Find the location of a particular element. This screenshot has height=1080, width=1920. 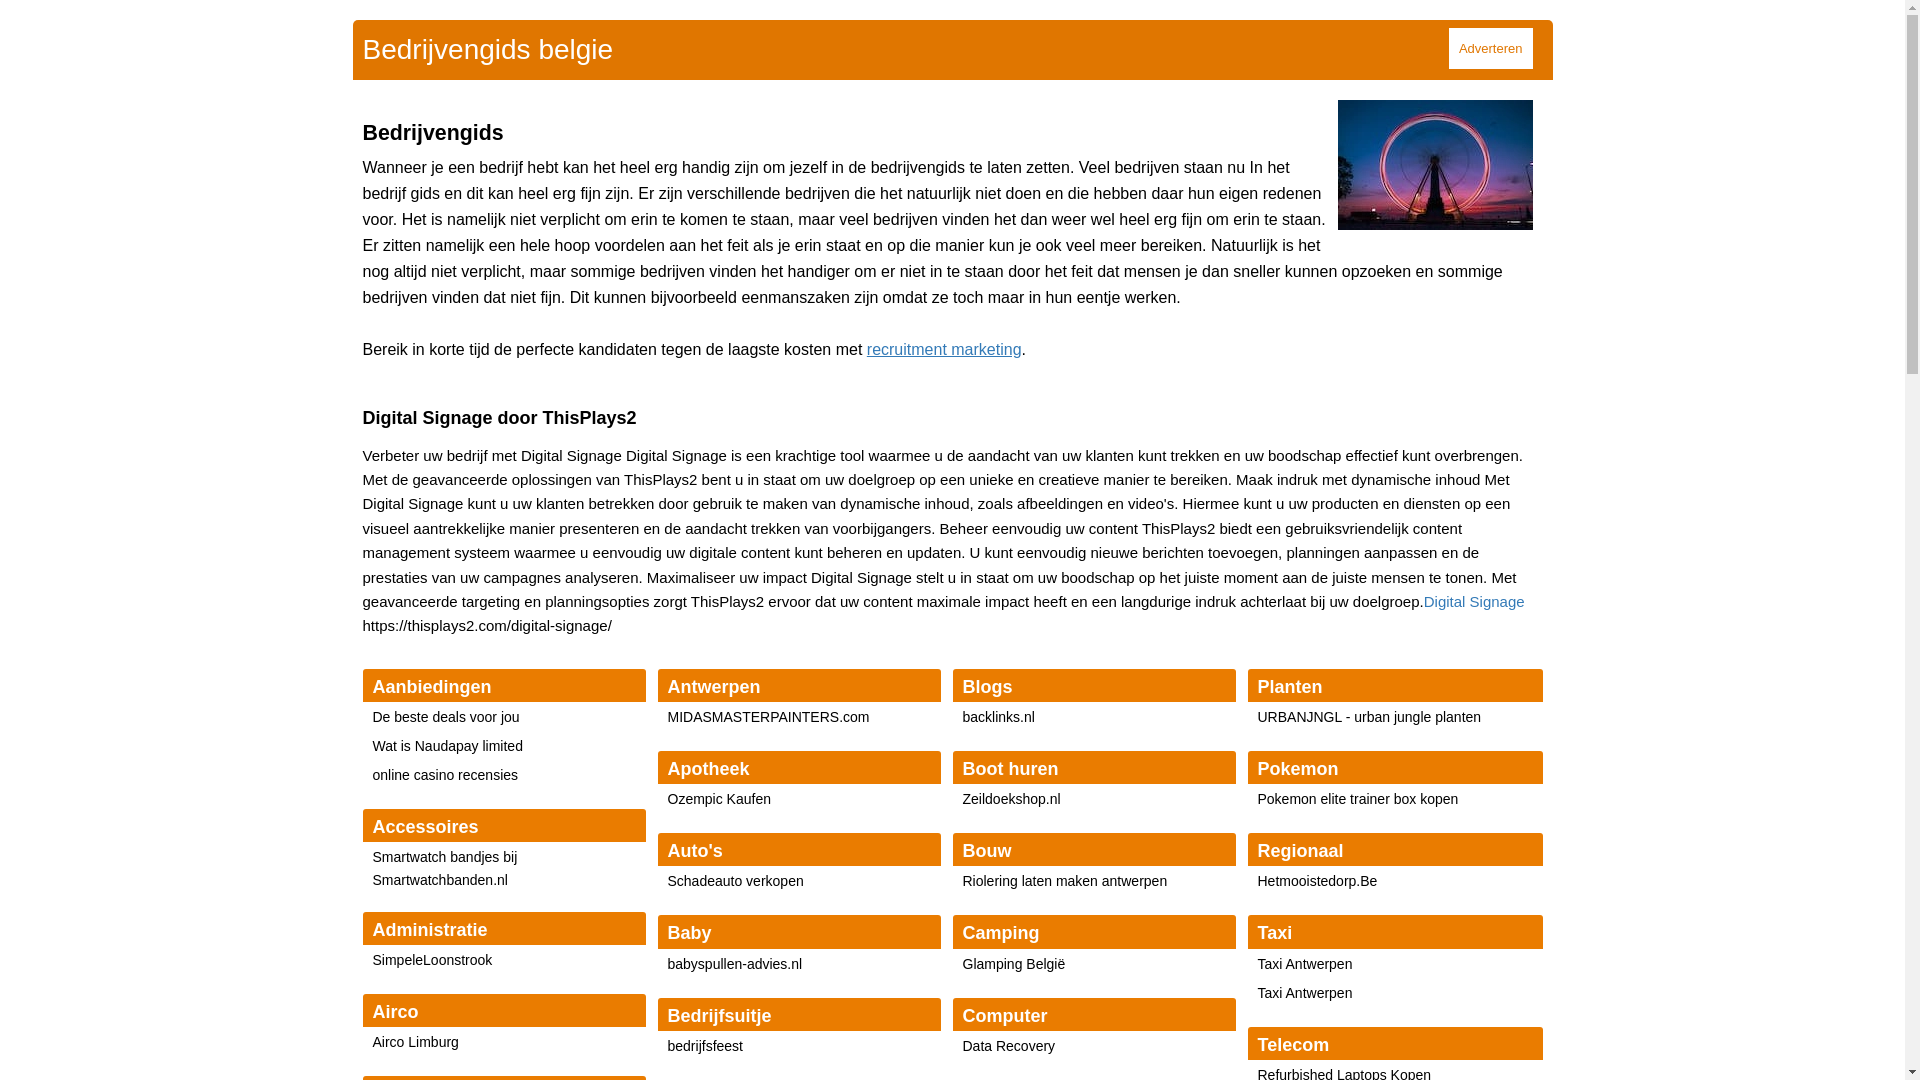

'Zeildoekshop.nl' is located at coordinates (1011, 797).